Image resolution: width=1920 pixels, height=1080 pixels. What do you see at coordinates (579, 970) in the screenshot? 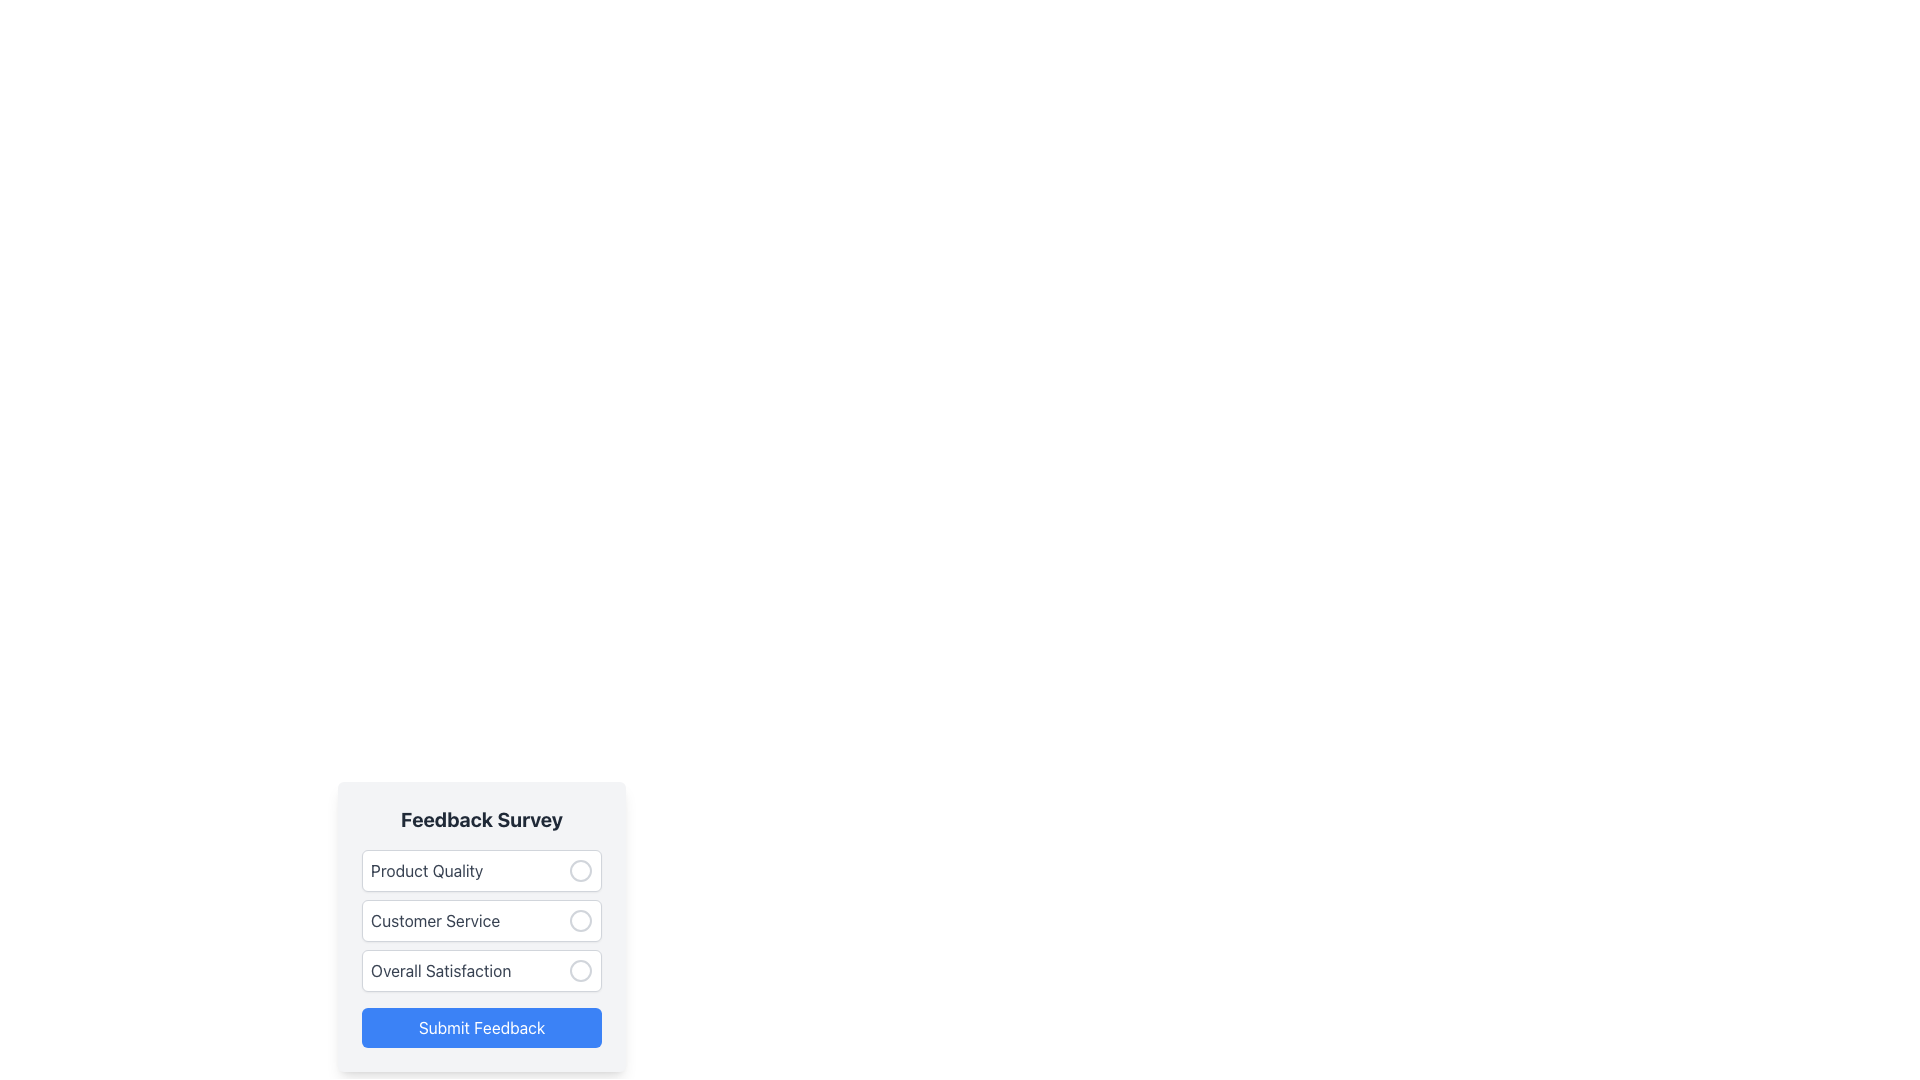
I see `the radio button for 'Overall Satisfaction'` at bounding box center [579, 970].